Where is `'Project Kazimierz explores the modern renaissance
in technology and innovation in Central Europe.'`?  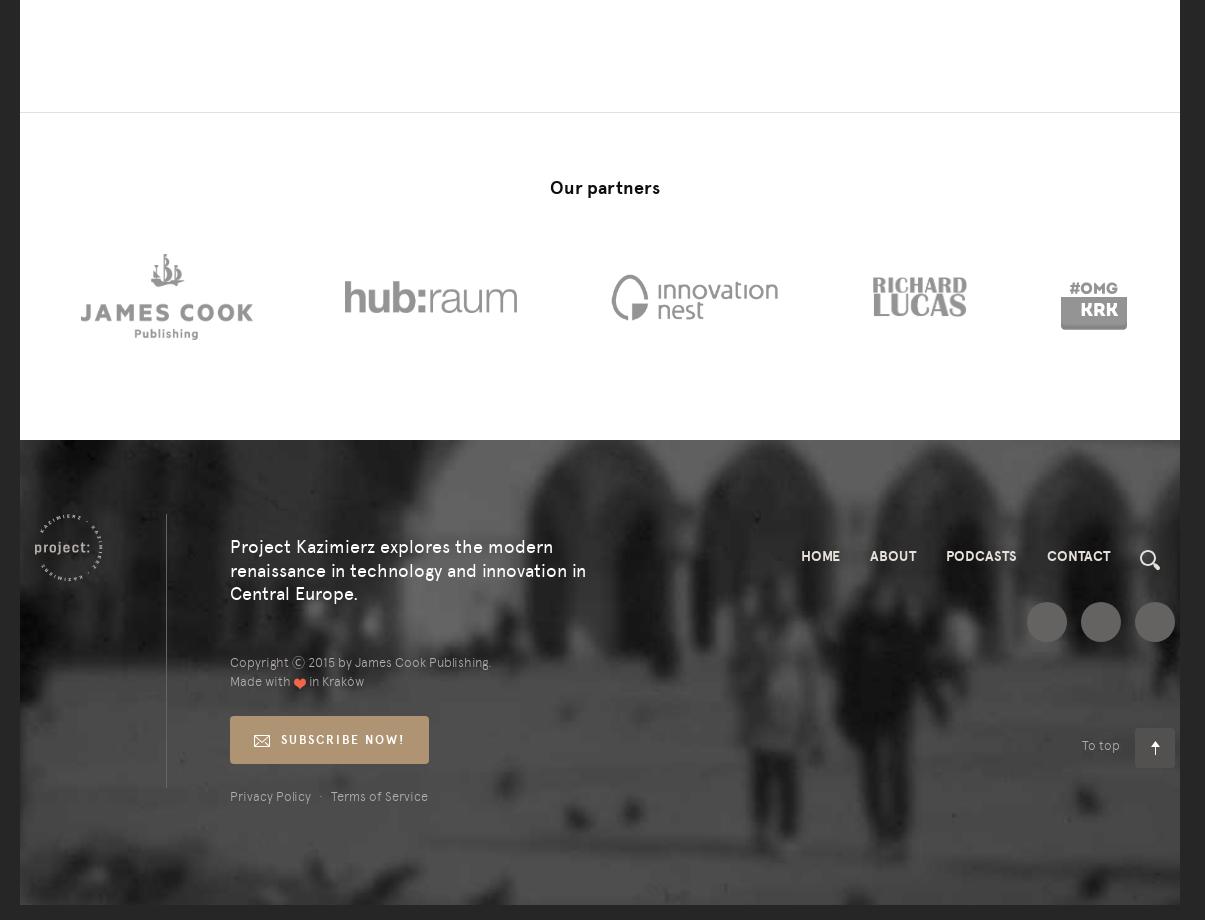 'Project Kazimierz explores the modern renaissance
in technology and innovation in Central Europe.' is located at coordinates (407, 570).